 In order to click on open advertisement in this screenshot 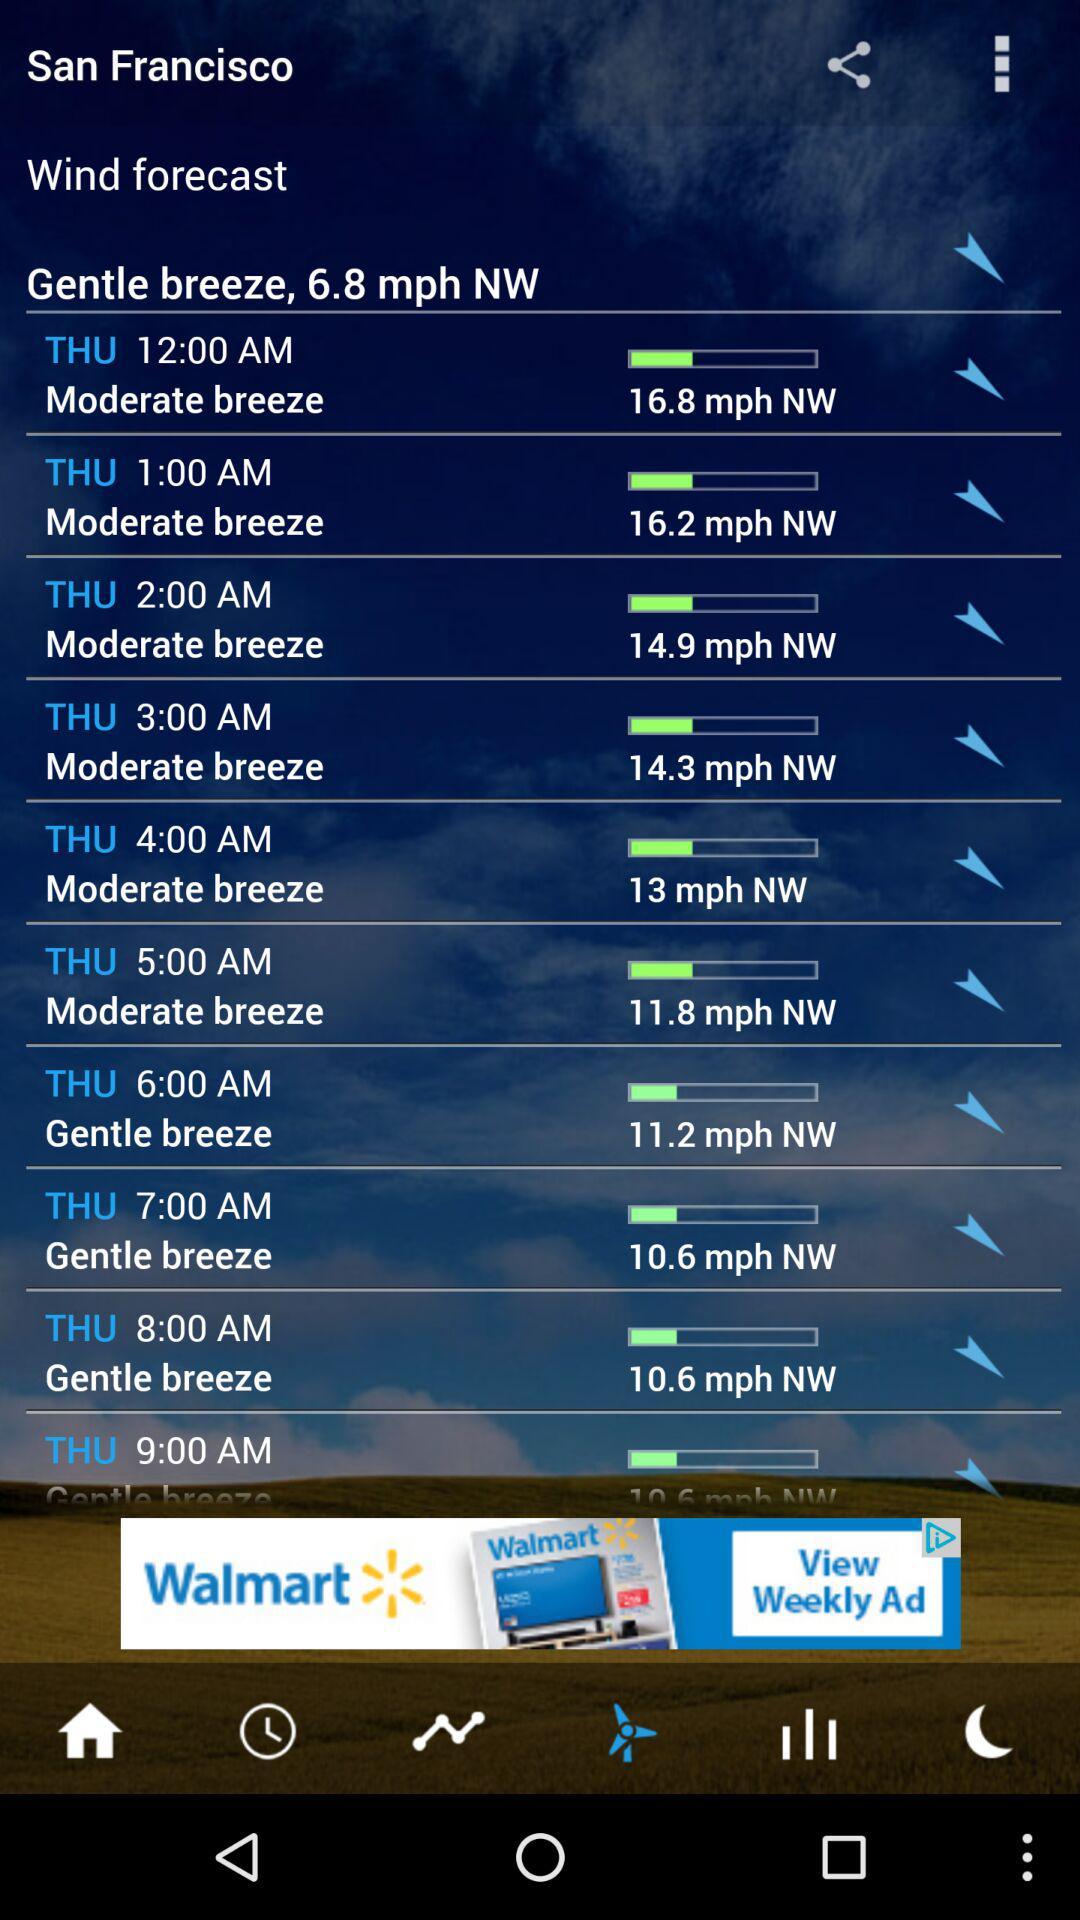, I will do `click(540, 1582)`.